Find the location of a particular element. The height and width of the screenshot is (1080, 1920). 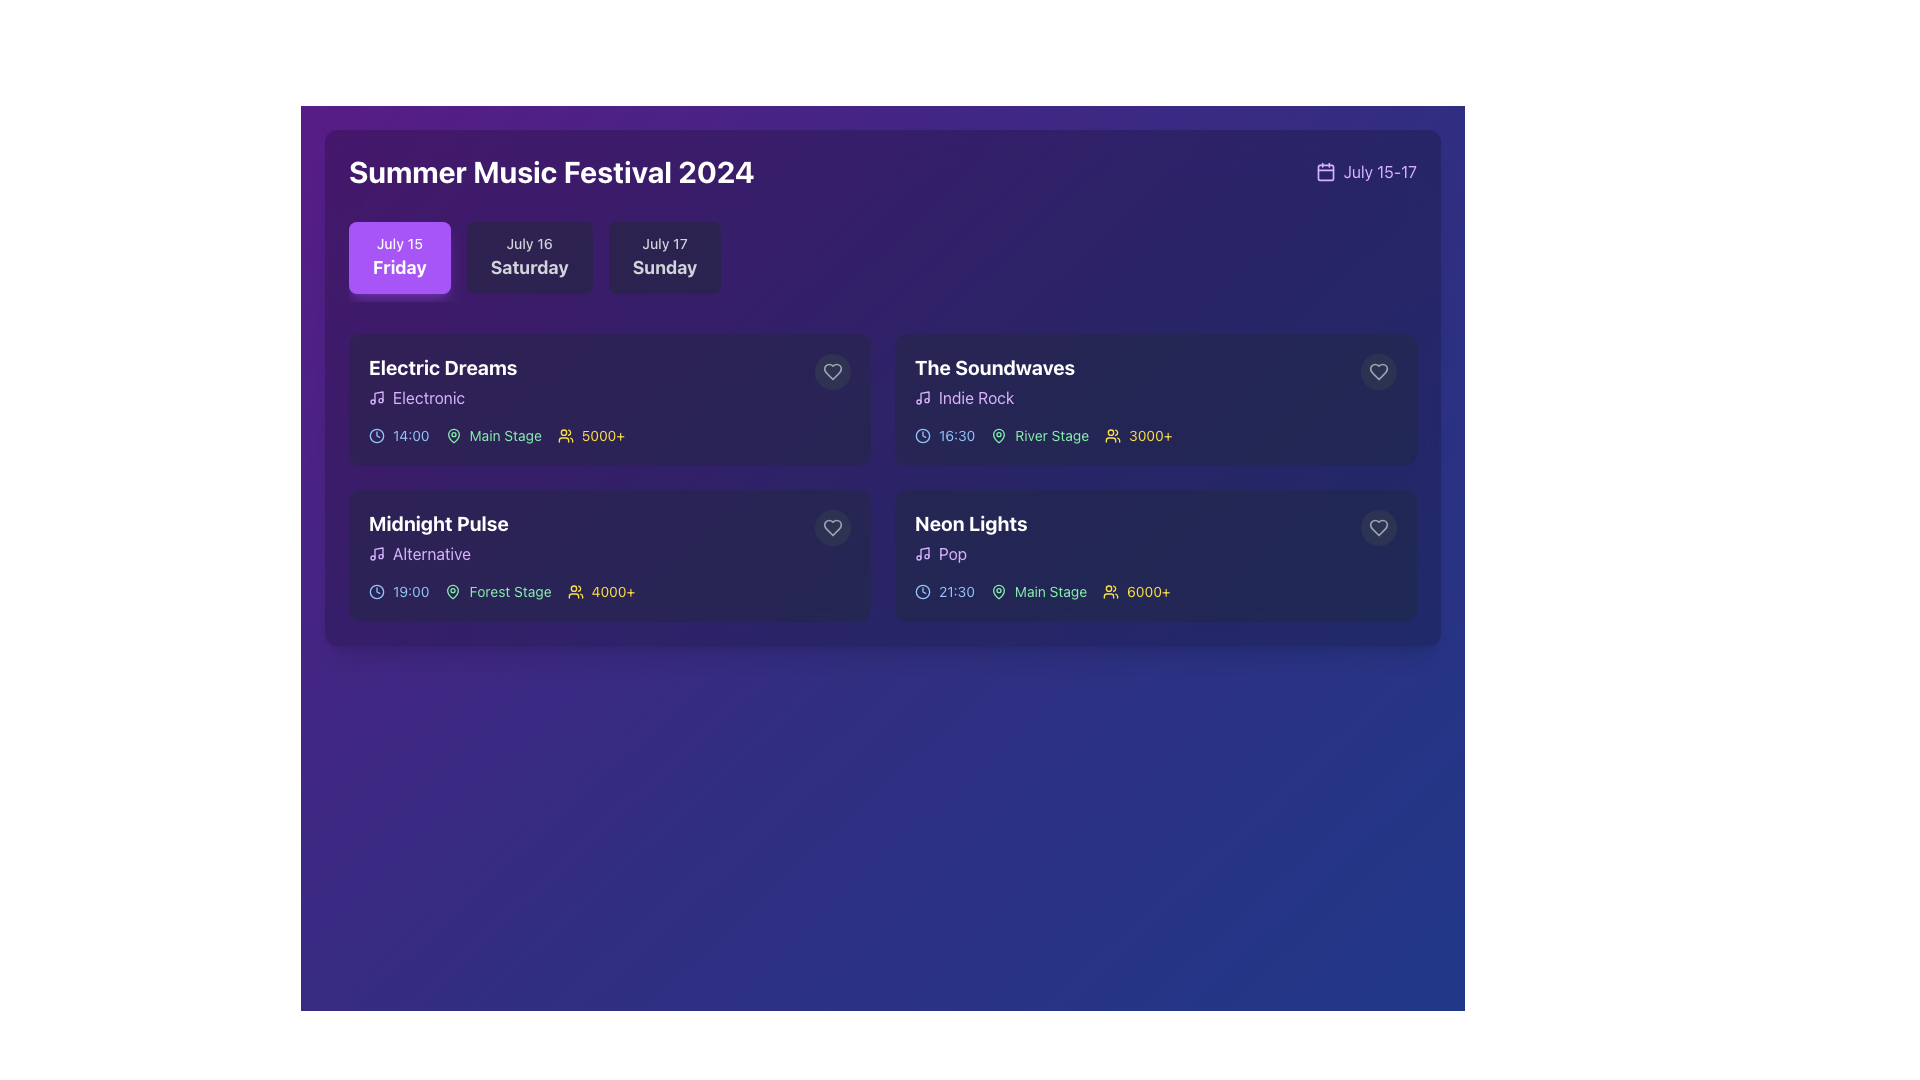

the small outlined clock icon located to the left of the time label '14:00' in the event details for 'Electric Dreams' on the 'July 15 Friday' tab is located at coordinates (377, 434).